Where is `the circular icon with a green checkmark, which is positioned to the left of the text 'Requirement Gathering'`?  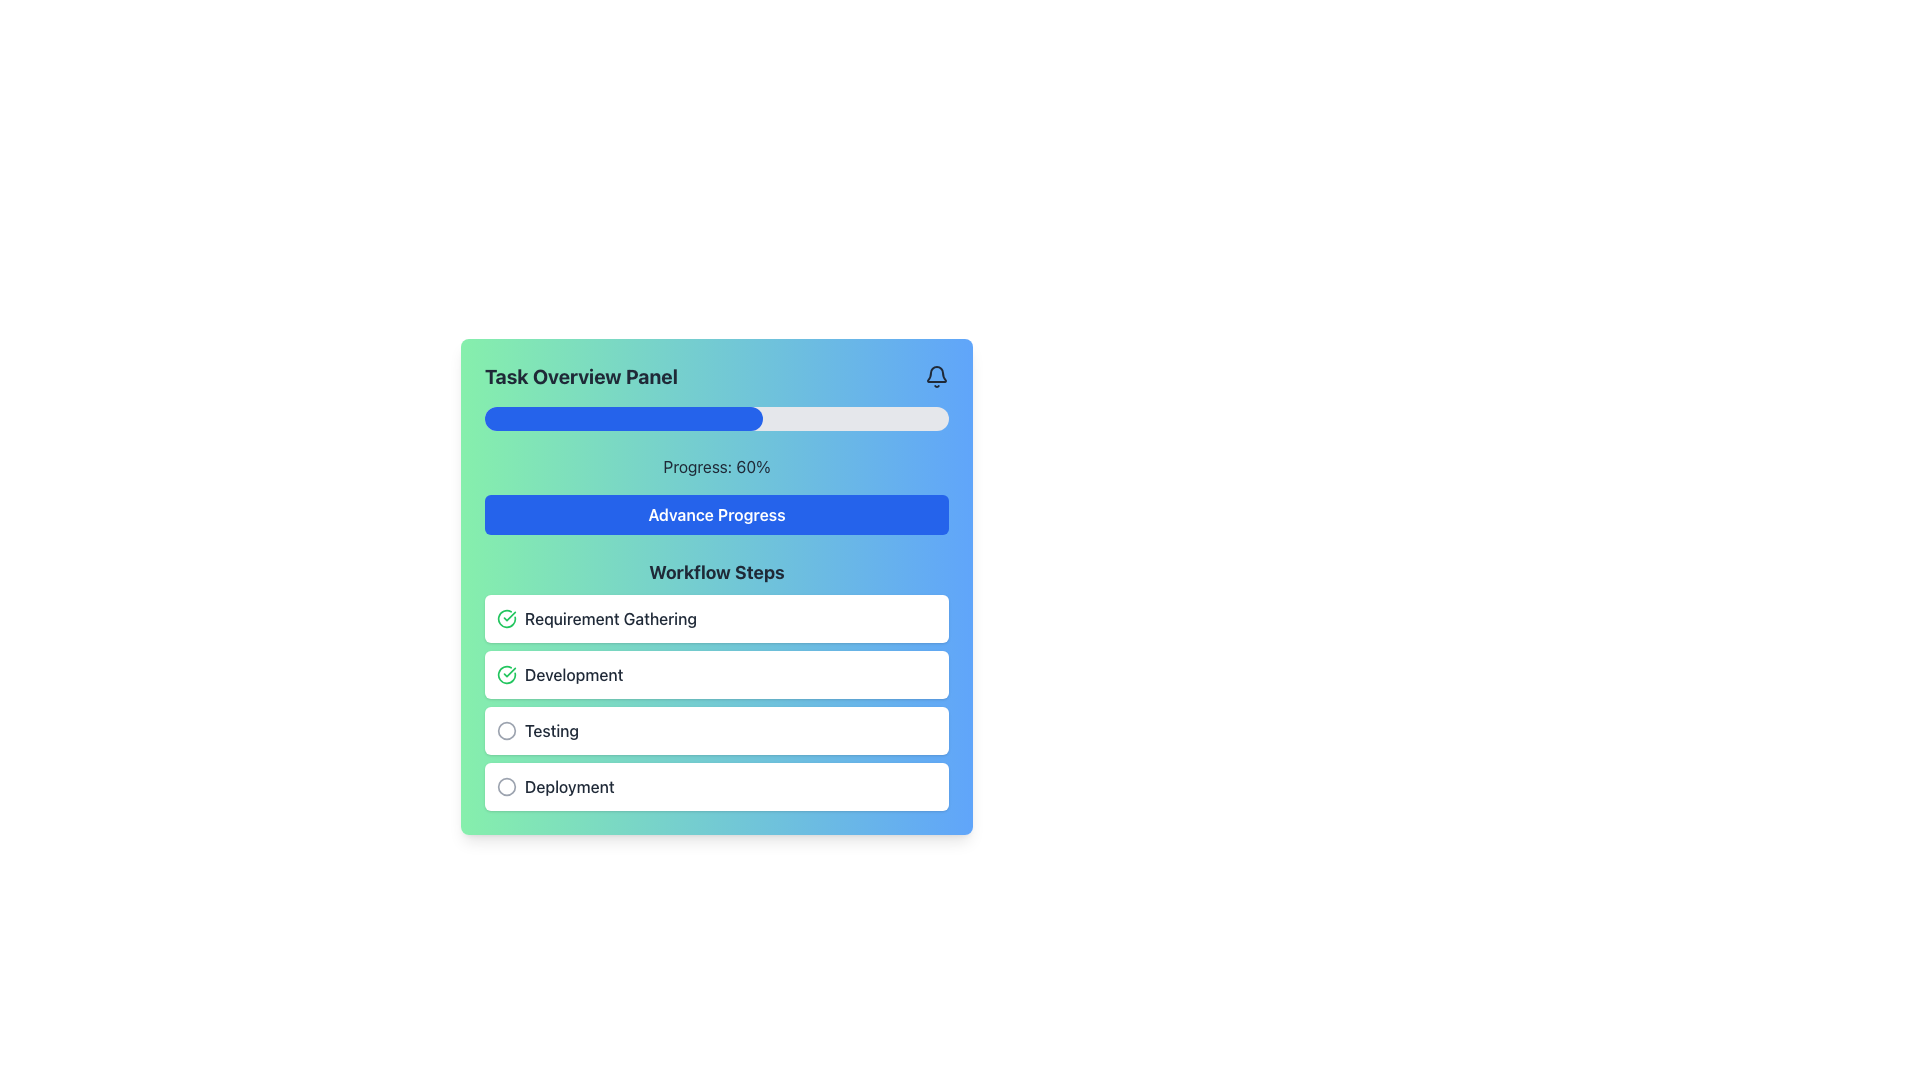 the circular icon with a green checkmark, which is positioned to the left of the text 'Requirement Gathering' is located at coordinates (507, 617).